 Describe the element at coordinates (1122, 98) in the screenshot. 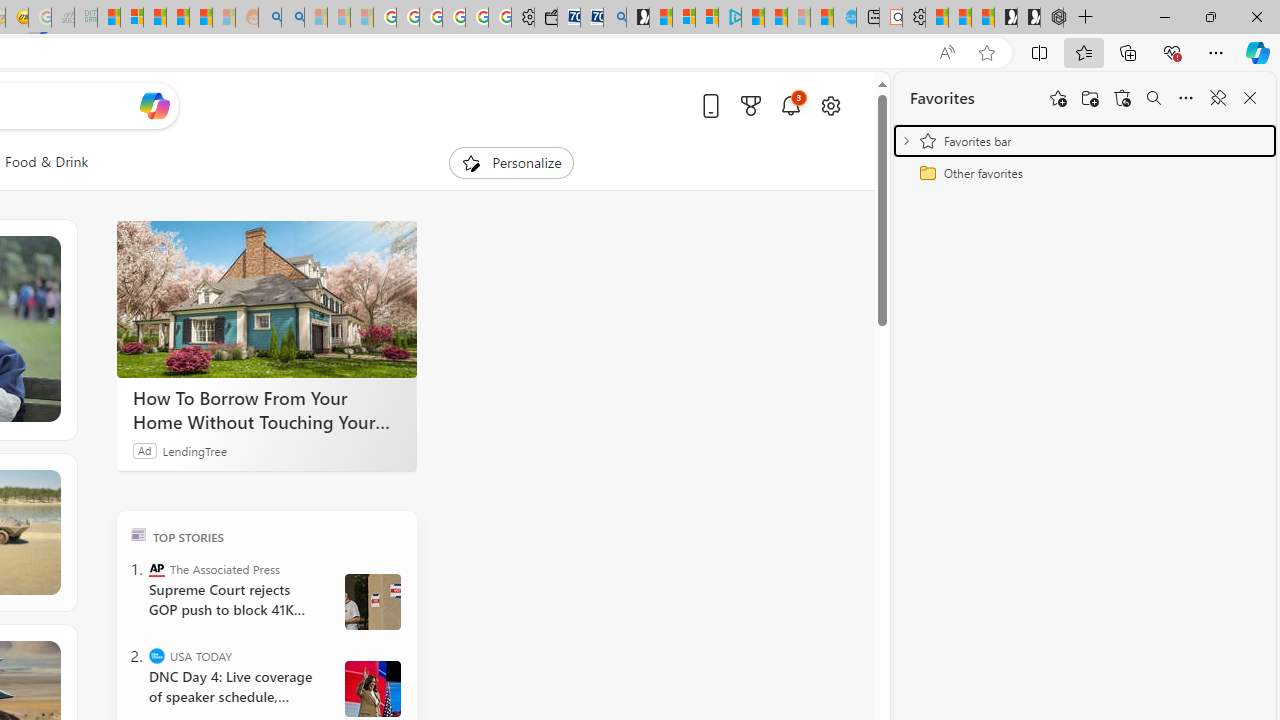

I see `'Restore deleted favorites'` at that location.